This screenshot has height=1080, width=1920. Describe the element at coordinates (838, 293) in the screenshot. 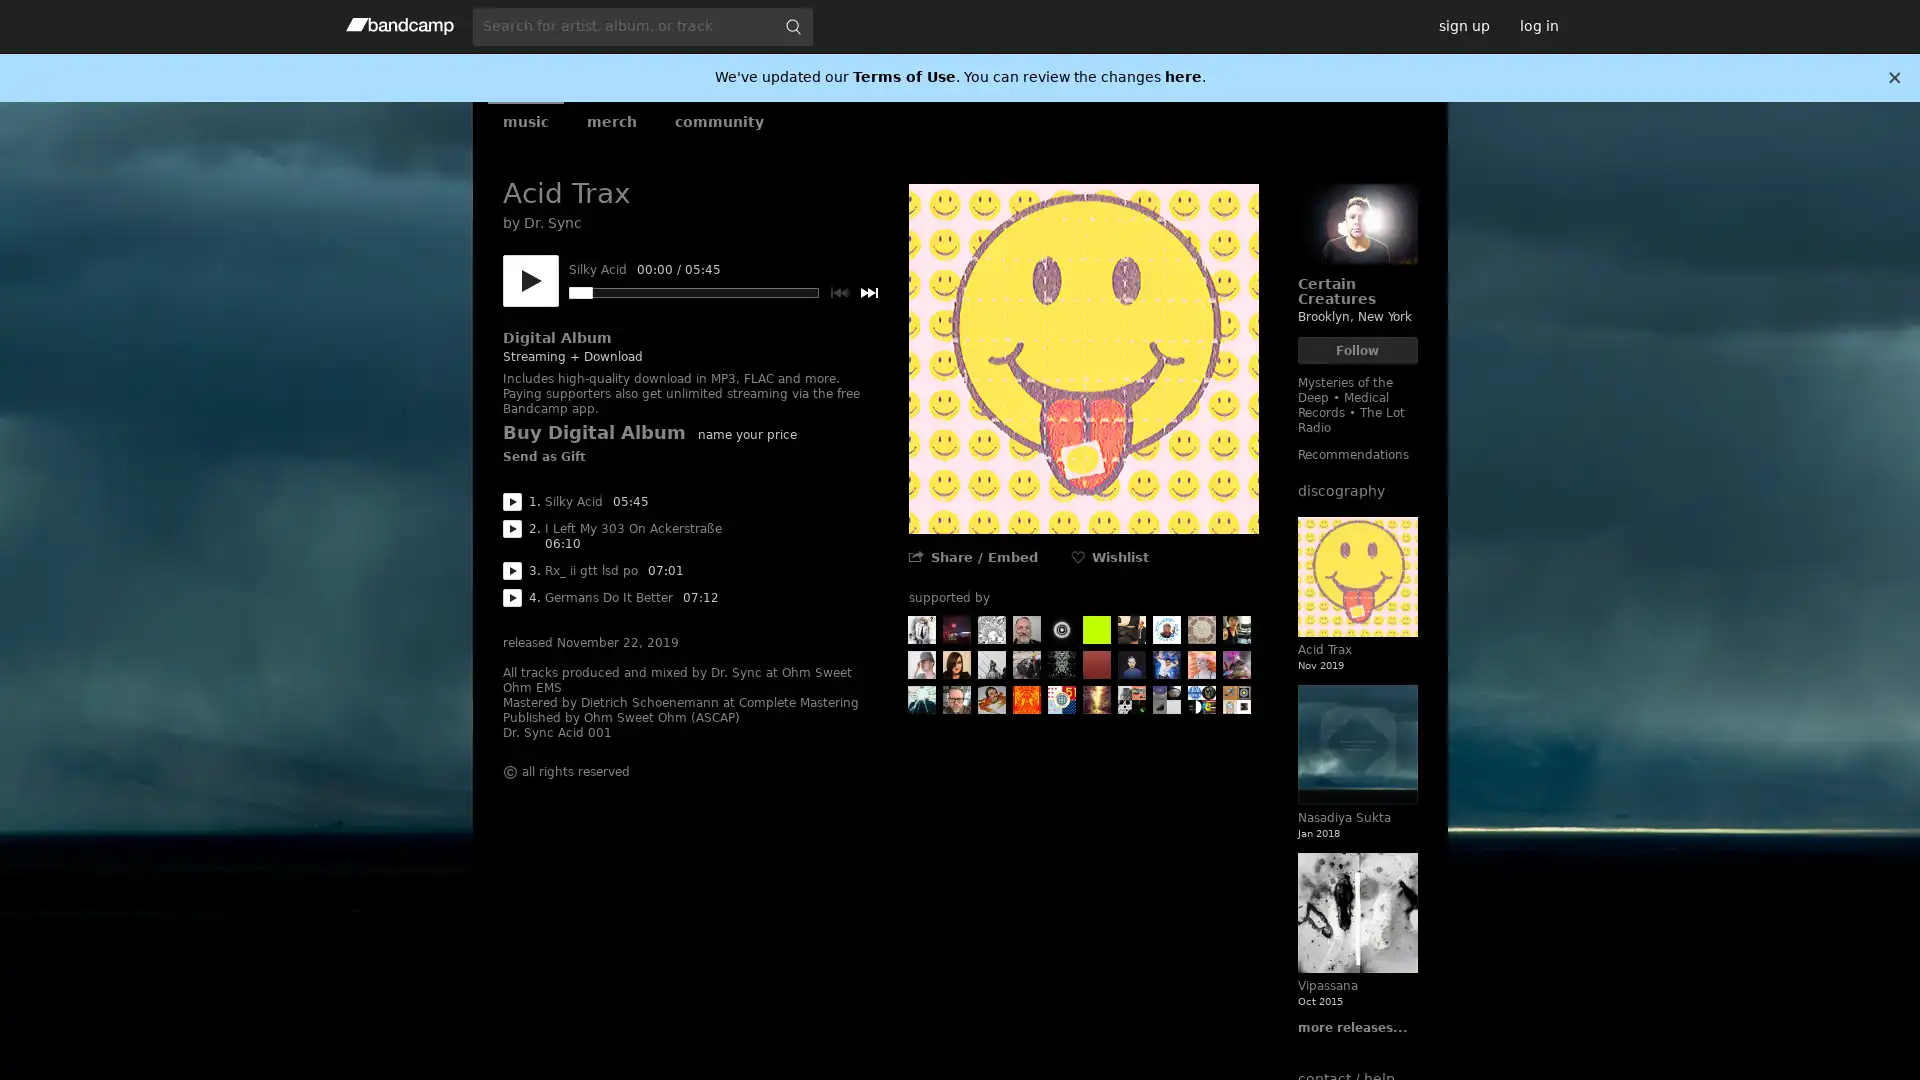

I see `Previous track` at that location.